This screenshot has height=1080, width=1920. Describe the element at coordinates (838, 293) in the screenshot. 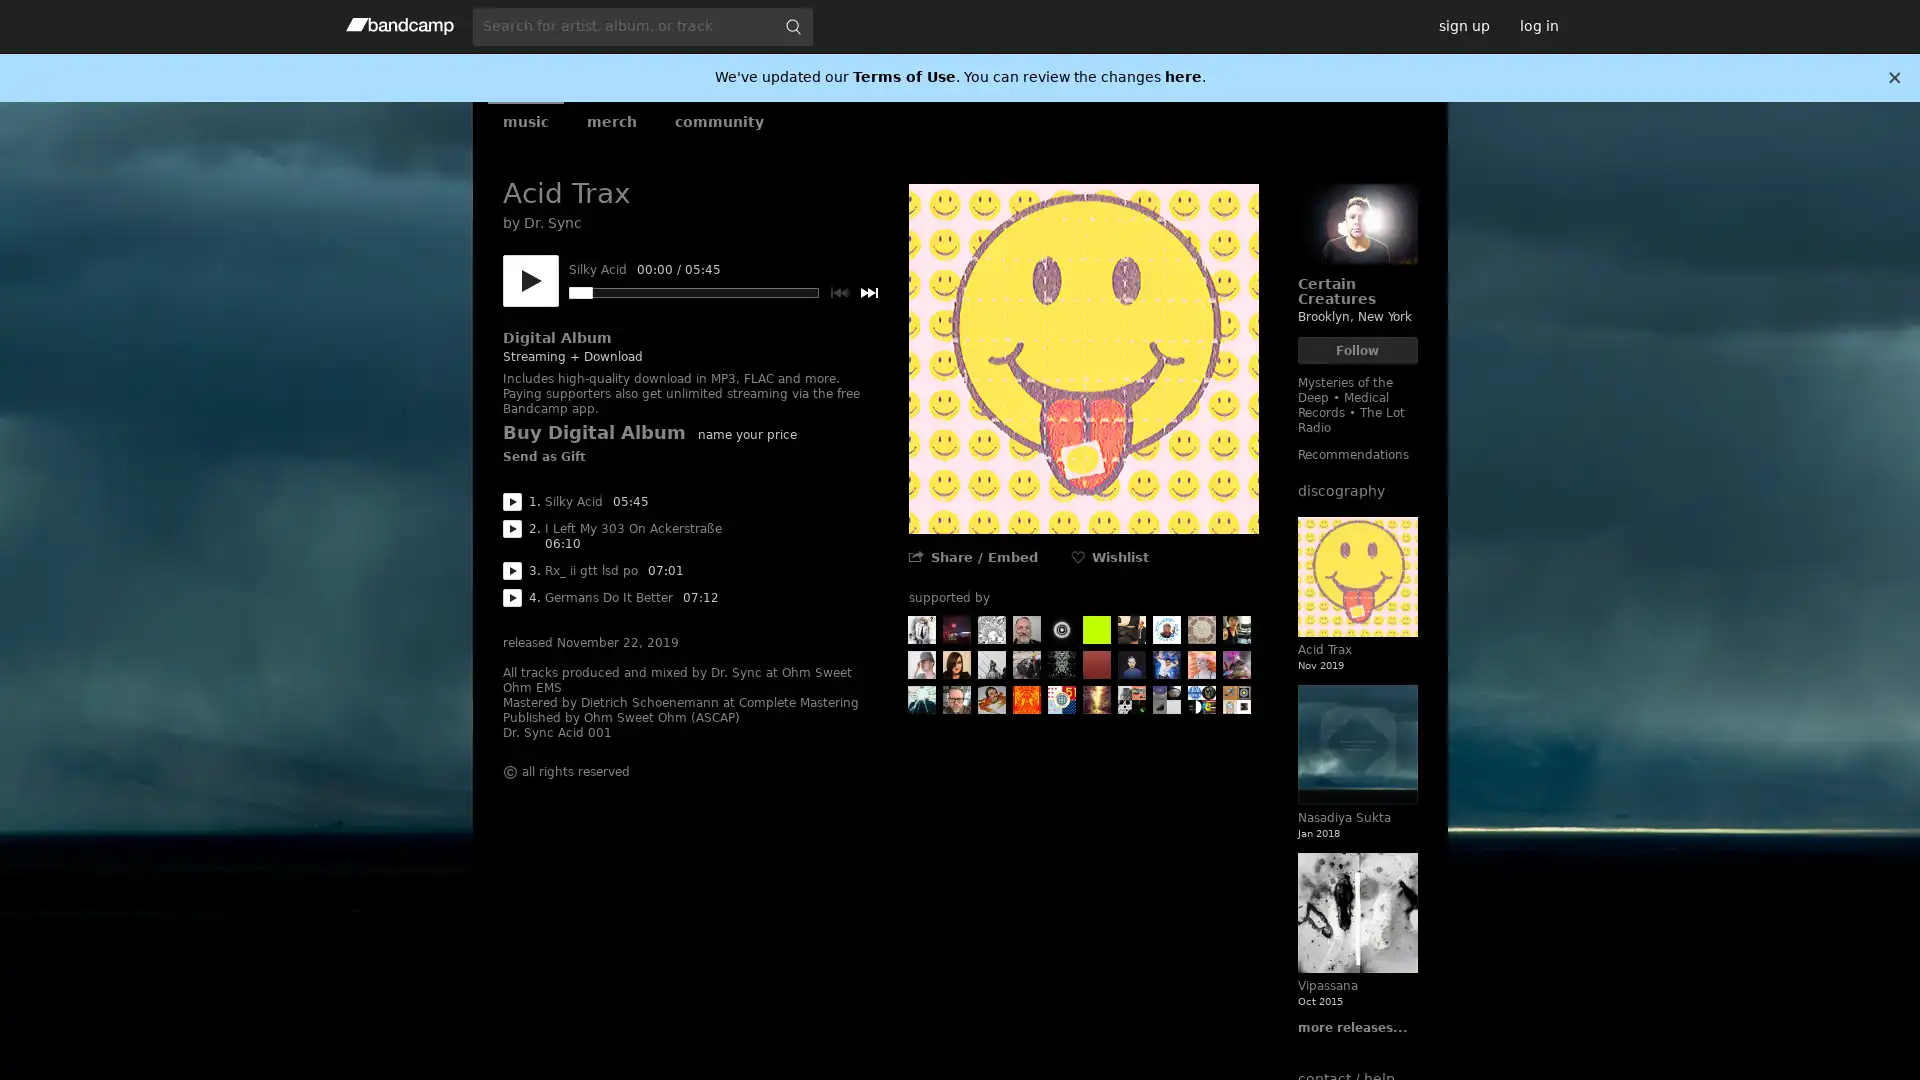

I see `Previous track` at that location.